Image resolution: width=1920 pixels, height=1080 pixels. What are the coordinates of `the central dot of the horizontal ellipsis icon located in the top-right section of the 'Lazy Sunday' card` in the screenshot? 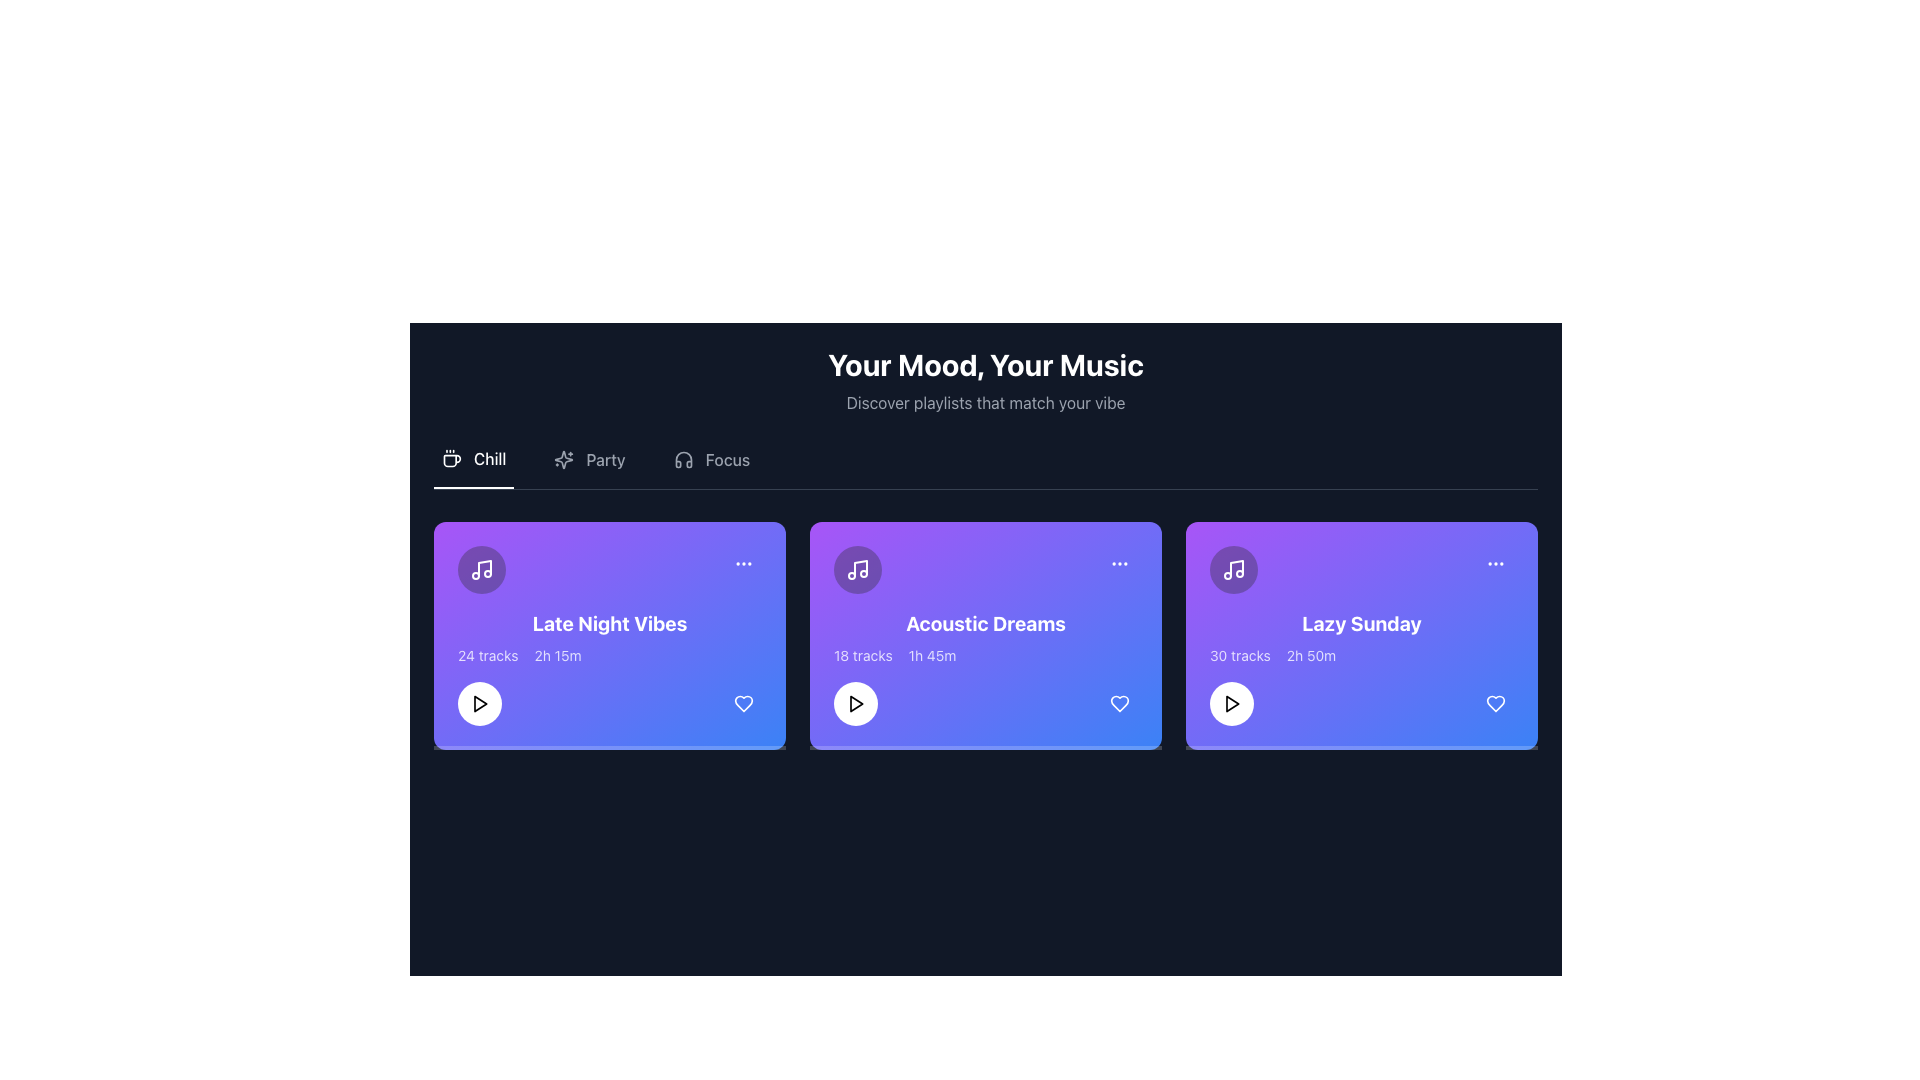 It's located at (1496, 563).